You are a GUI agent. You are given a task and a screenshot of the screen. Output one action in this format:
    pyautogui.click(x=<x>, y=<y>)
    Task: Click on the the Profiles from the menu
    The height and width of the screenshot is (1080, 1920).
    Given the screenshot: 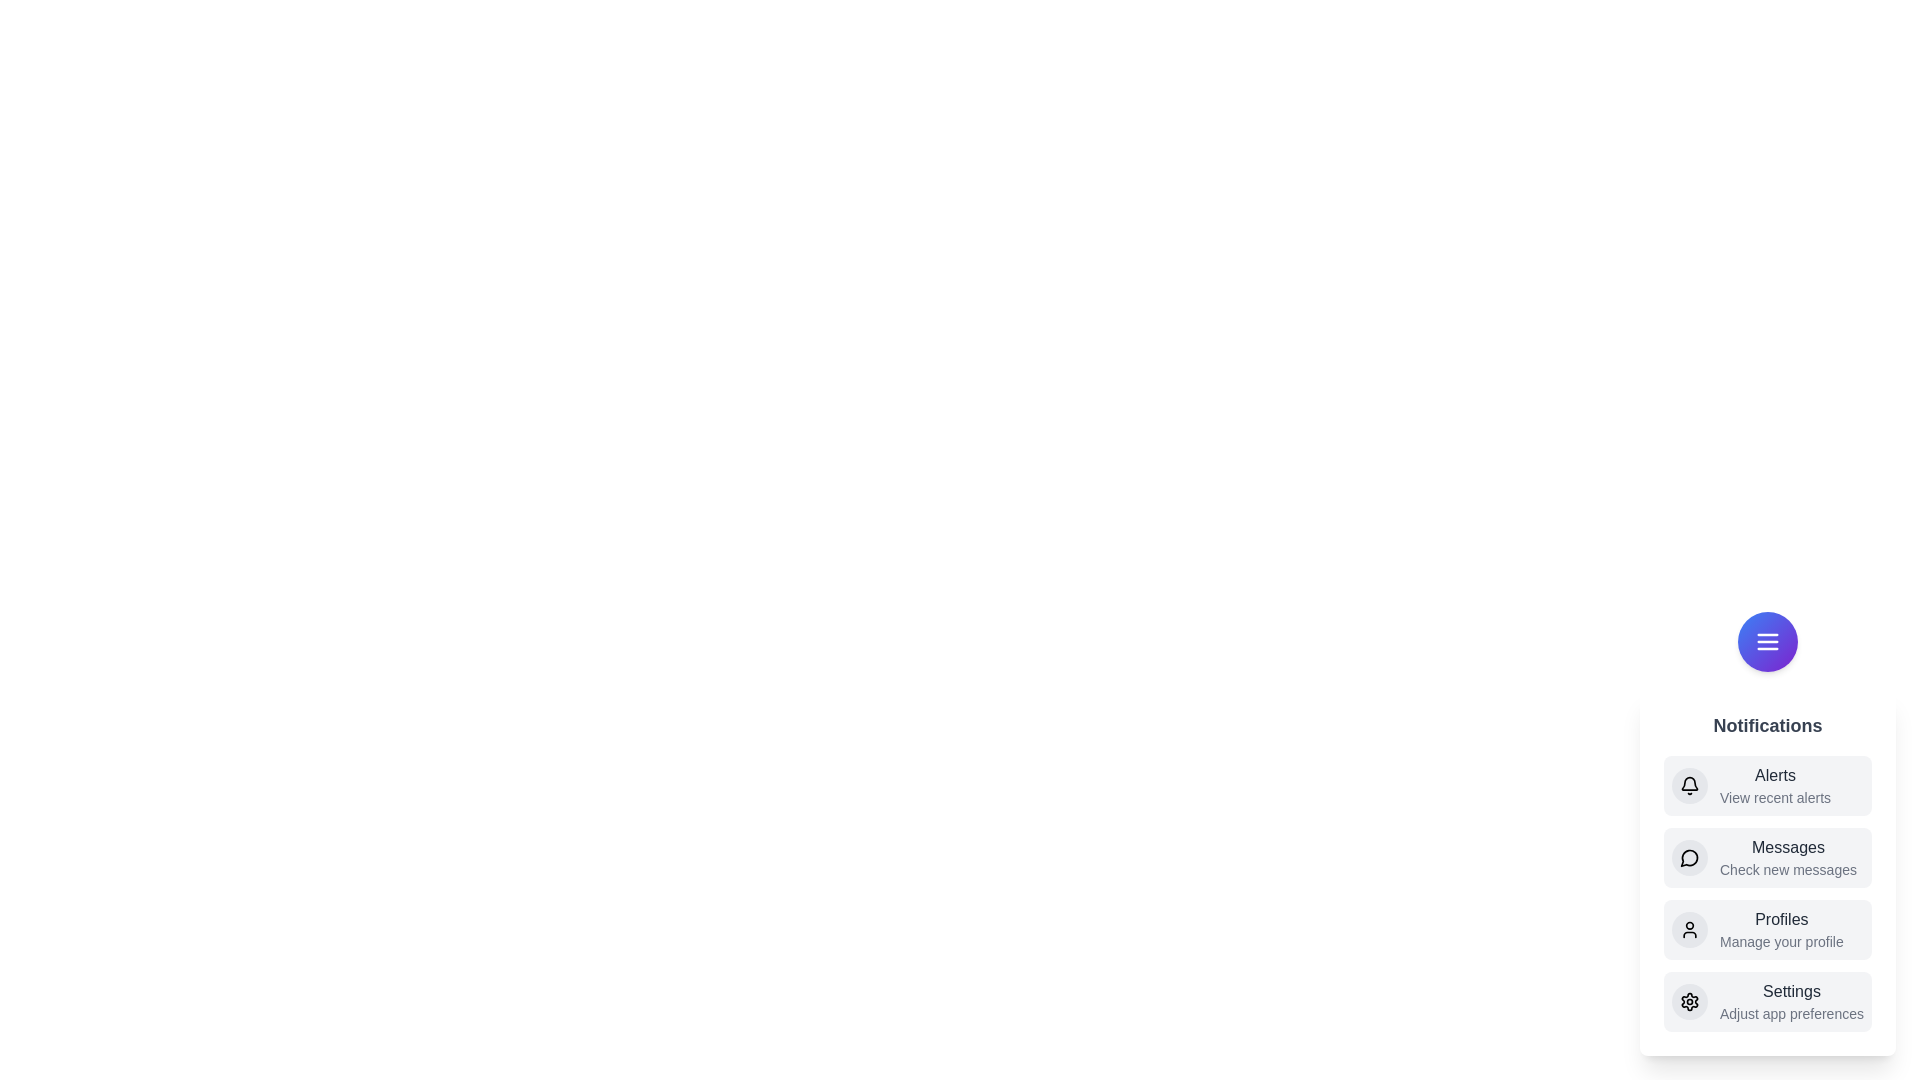 What is the action you would take?
    pyautogui.click(x=1767, y=929)
    